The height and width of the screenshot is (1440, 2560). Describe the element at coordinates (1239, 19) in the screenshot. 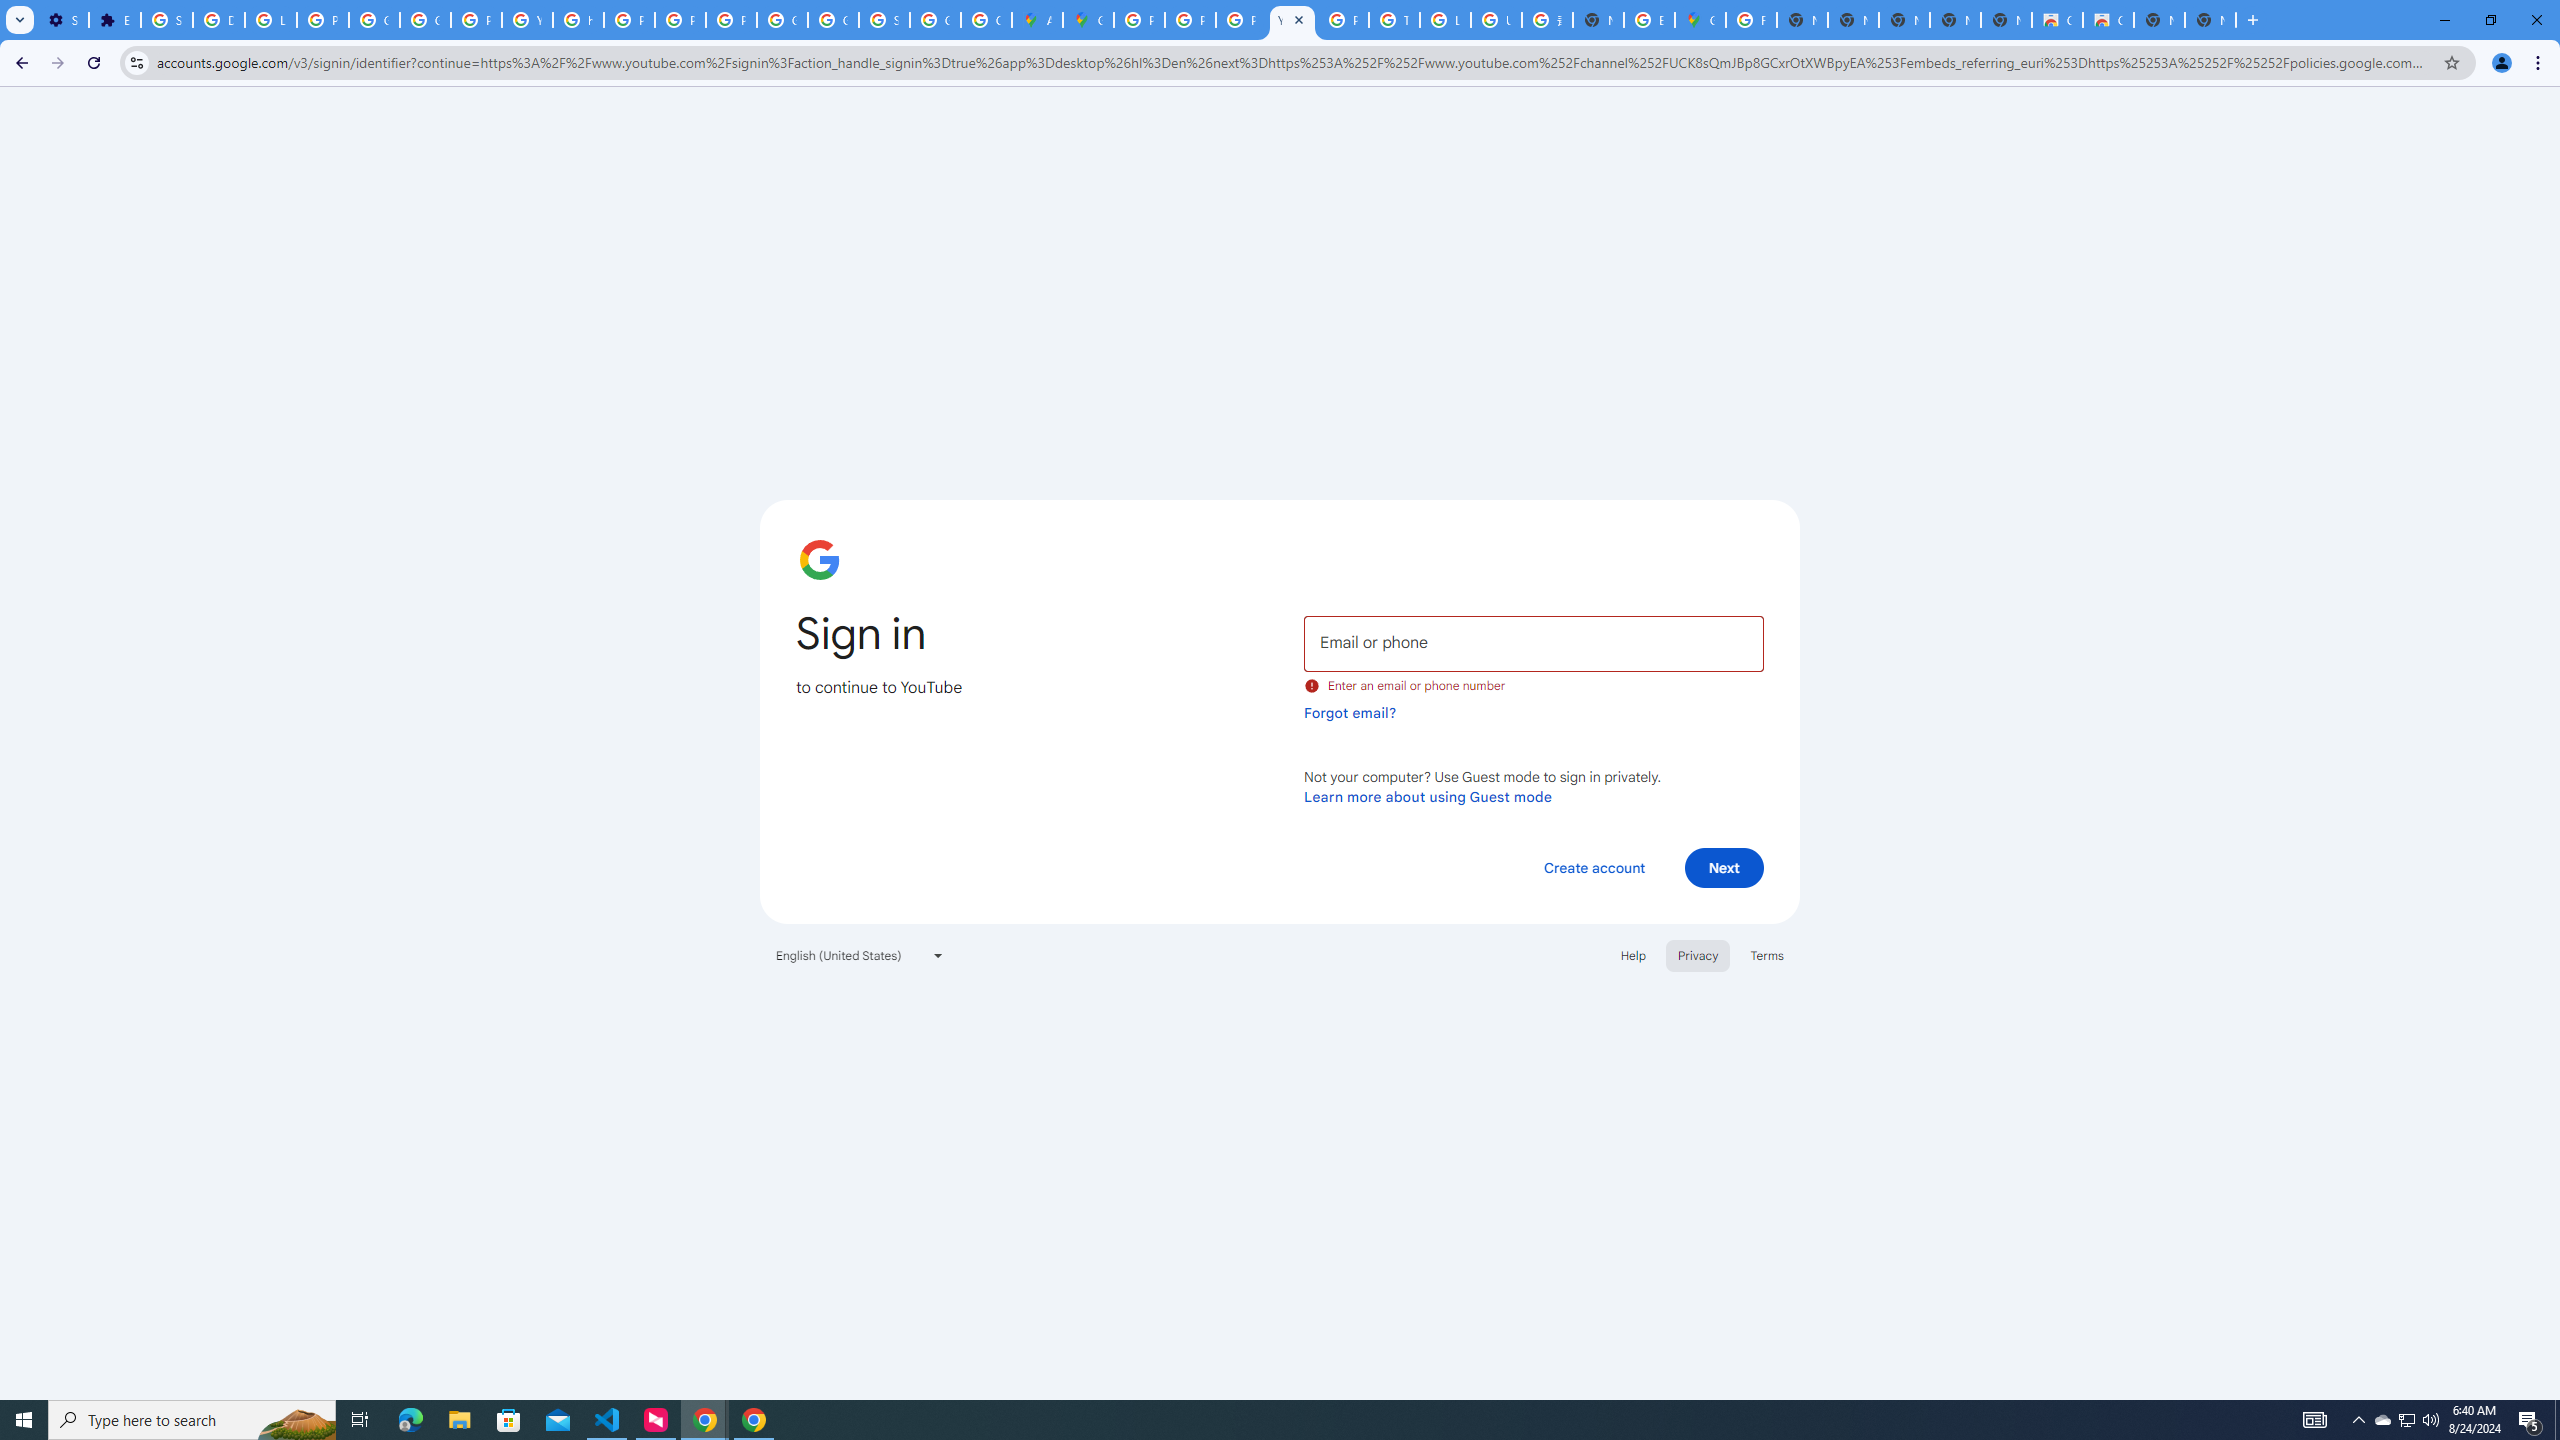

I see `'Privacy Help Center - Policies Help'` at that location.